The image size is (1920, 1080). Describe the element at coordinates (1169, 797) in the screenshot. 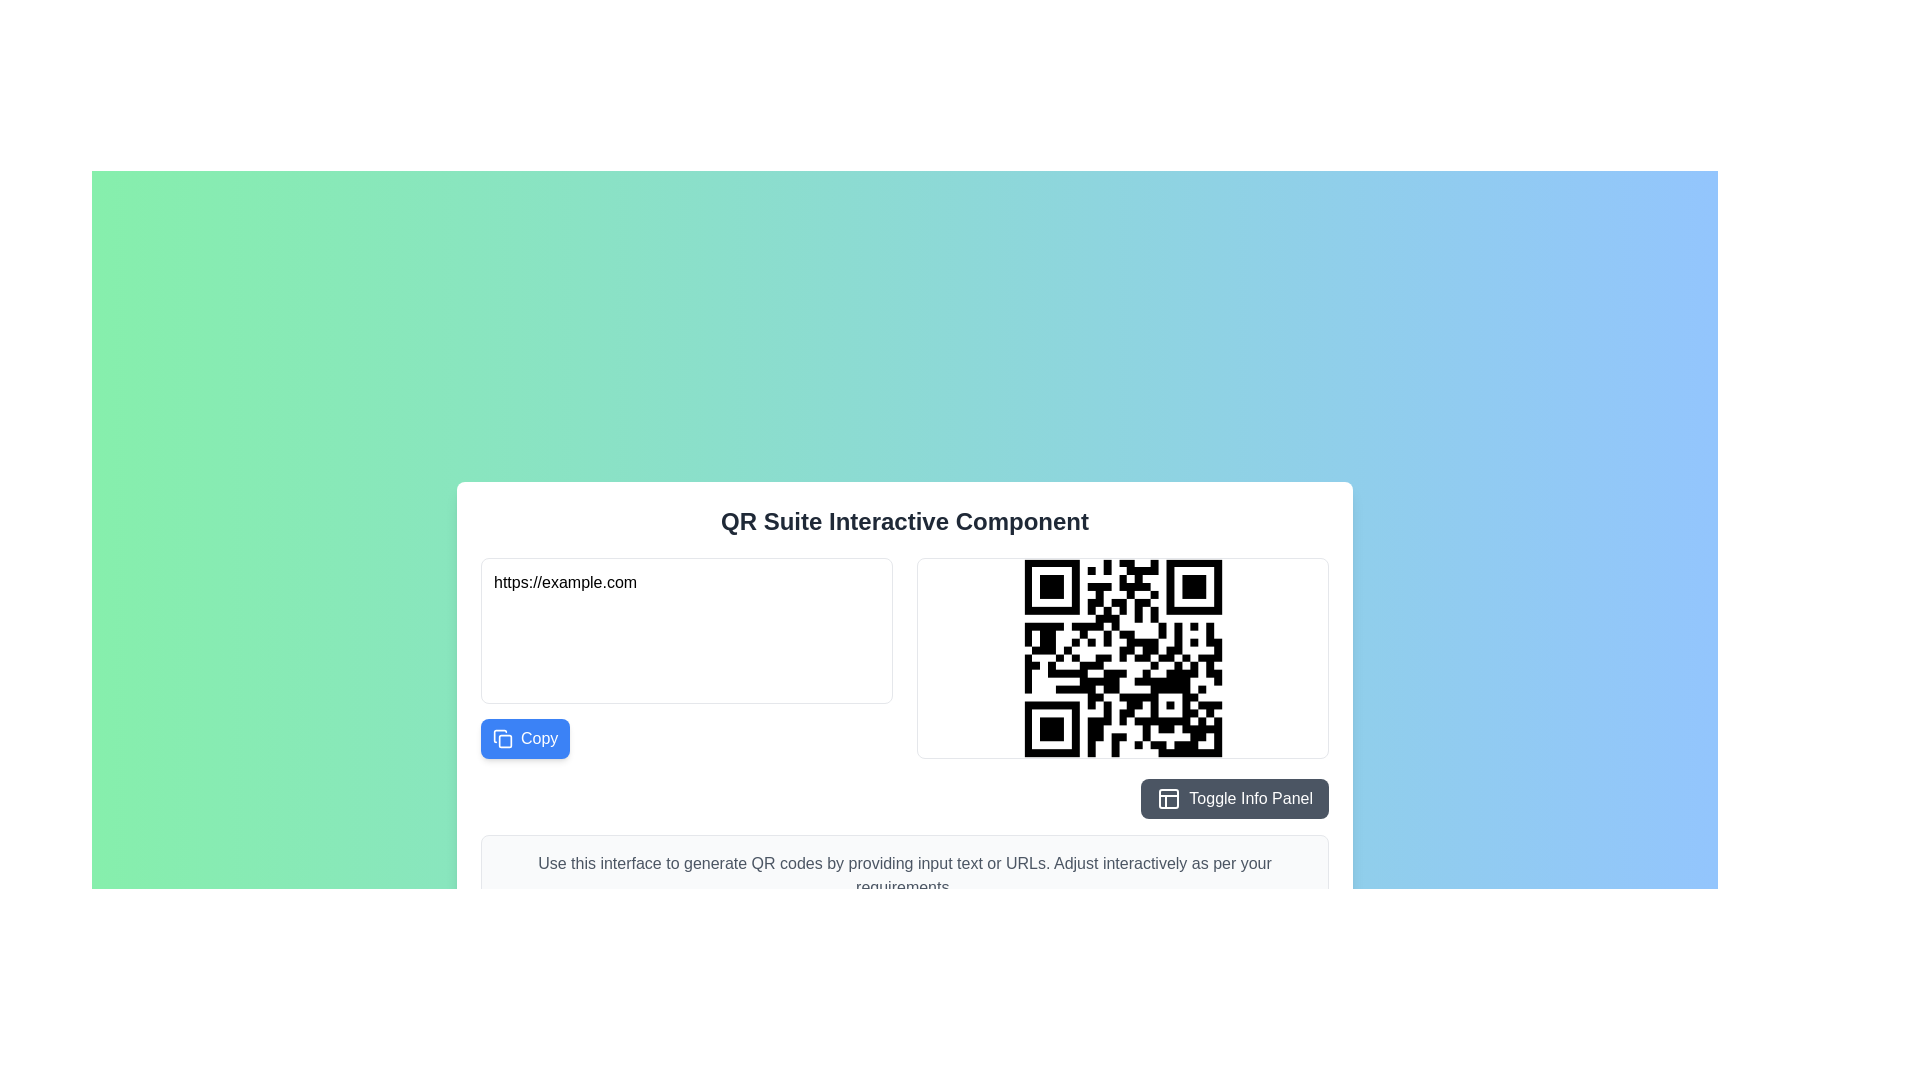

I see `the small square icon with a gray outline and white fill, located to the left of the 'Toggle Info Panel' text within a gray rounded rectangular button at the bottom right of the main panel` at that location.